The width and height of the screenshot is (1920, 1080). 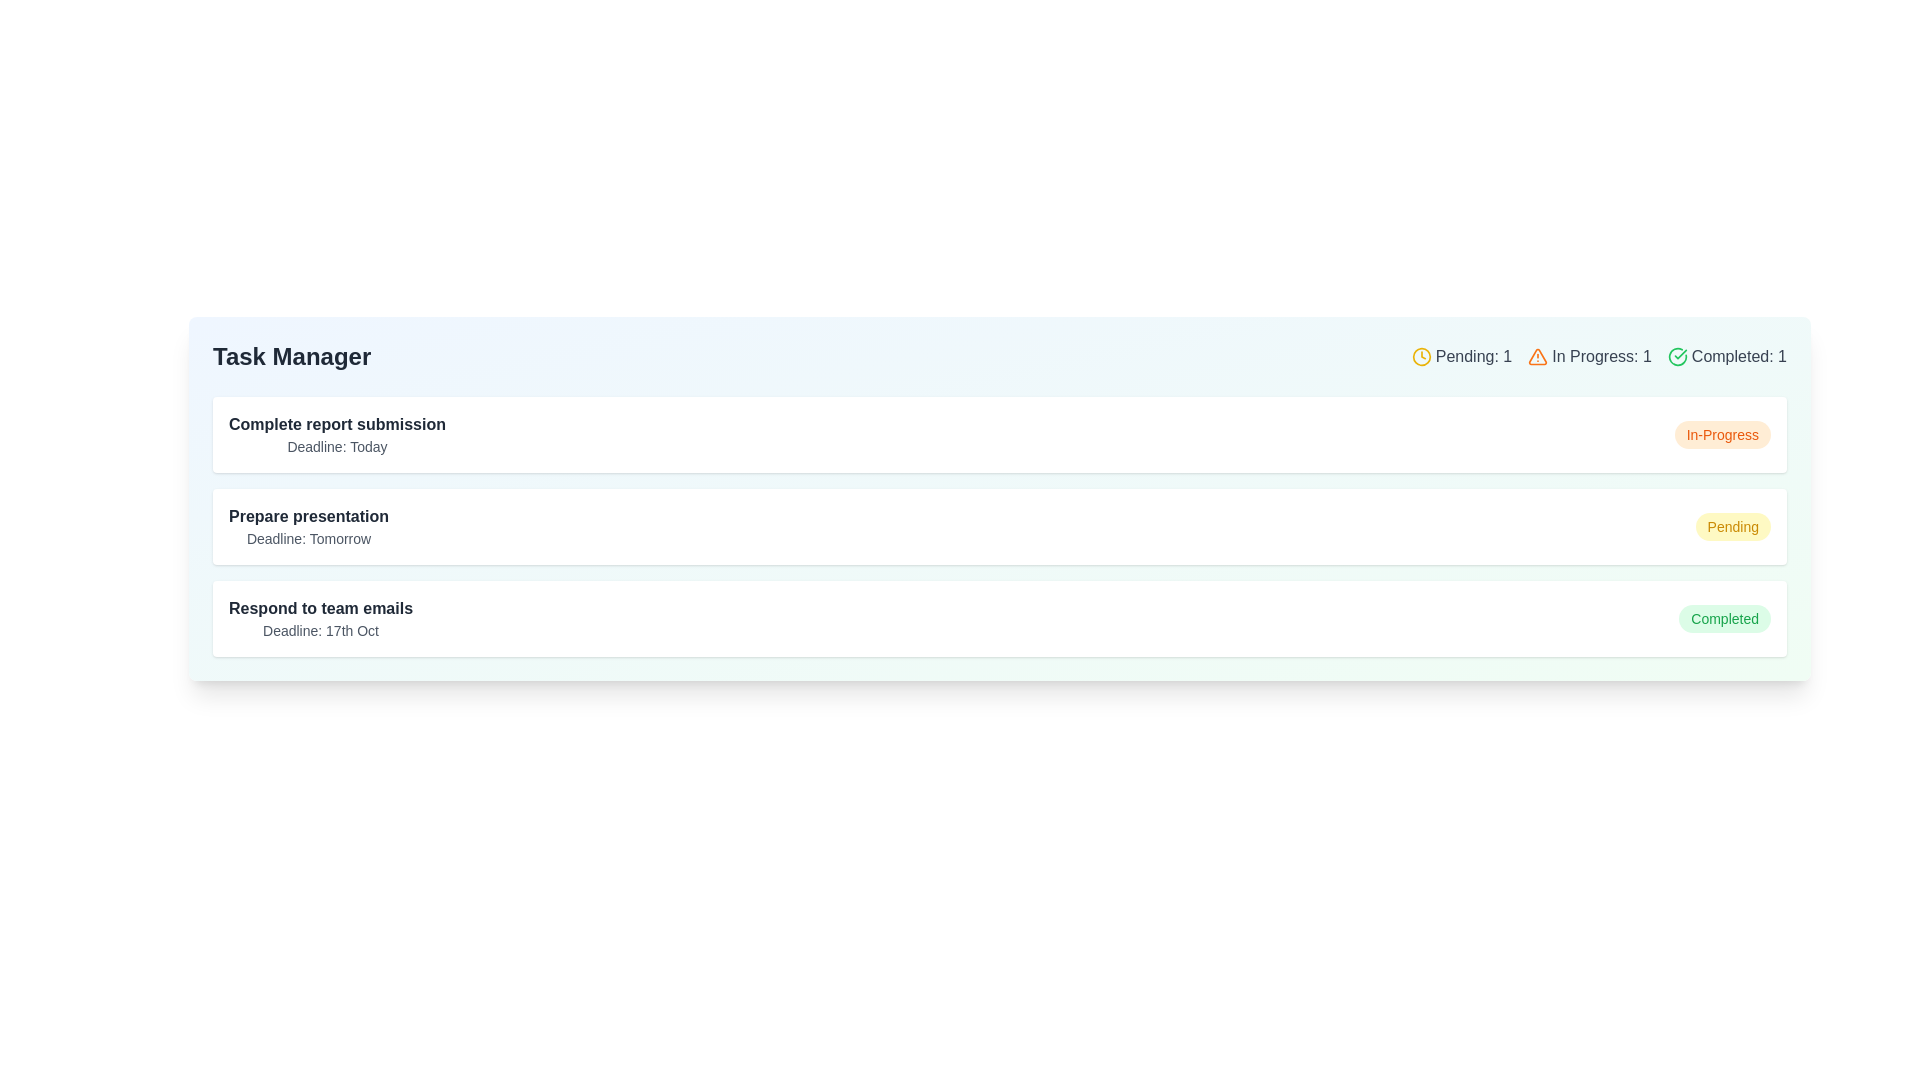 I want to click on text label located at the top-left section of the interface, which serves as a title or heading for the current view, so click(x=291, y=356).